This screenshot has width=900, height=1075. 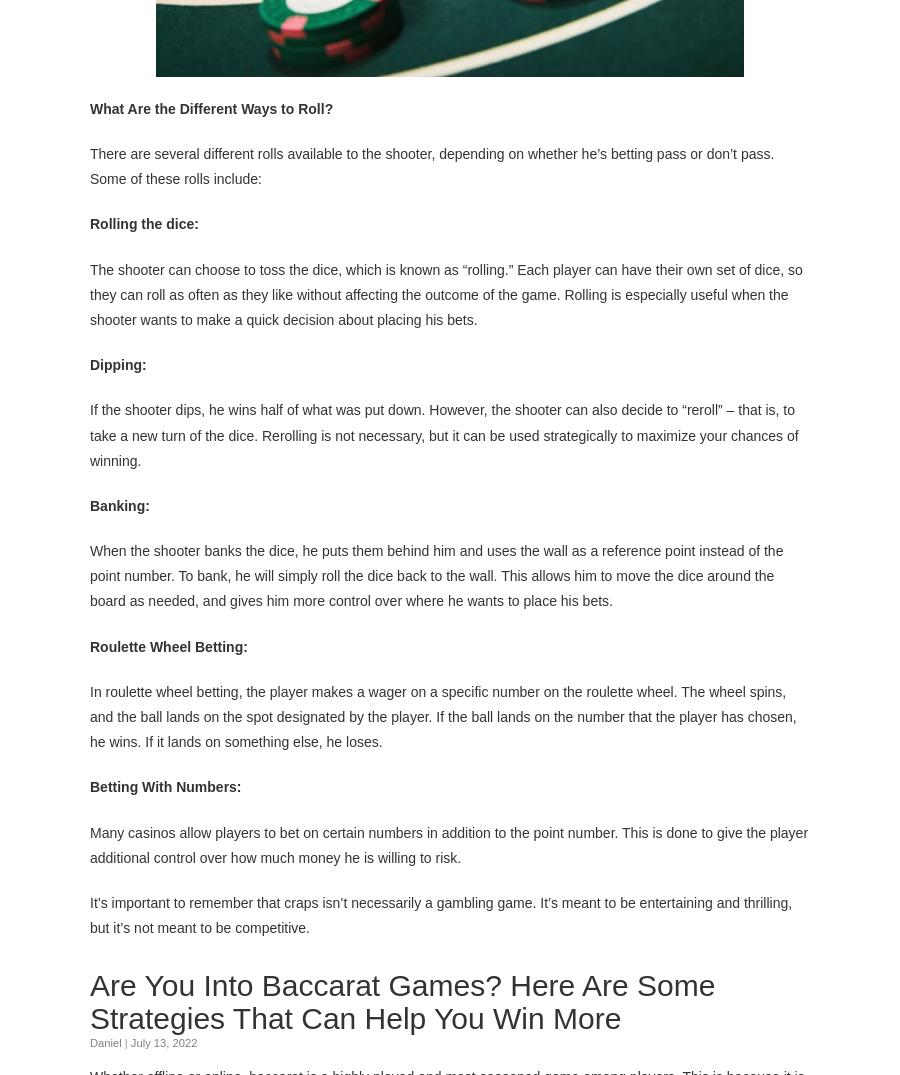 I want to click on 'If the shooter dips, he wins half of what was put down. However, the shooter can also decide to “reroll” – that is, to take a new turn of the dice. Rerolling is not necessary, but it can be used strategically to maximize your chances of winning.', so click(x=89, y=432).